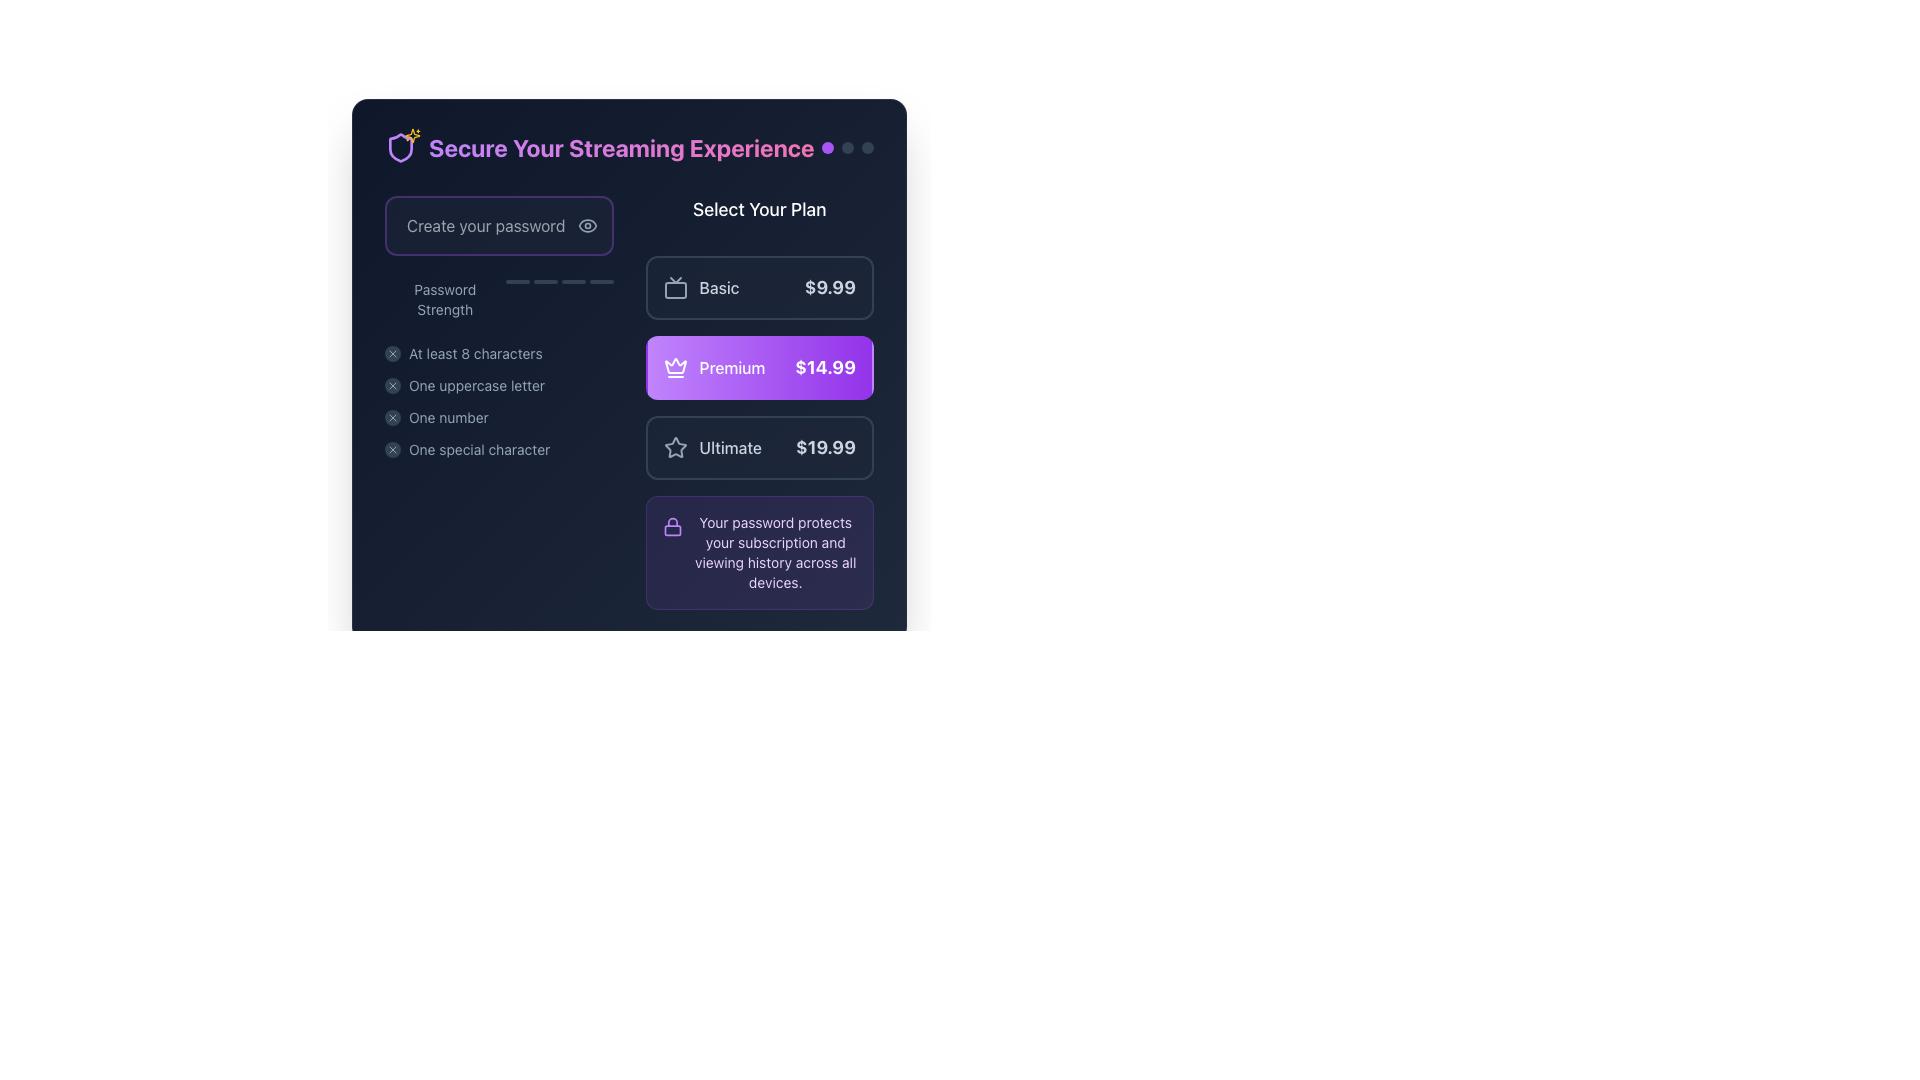 The height and width of the screenshot is (1080, 1920). Describe the element at coordinates (499, 300) in the screenshot. I see `the Password strength indicator, which displays 'Password Strength' and includes a series of horizontal bars as a progress indicator, positioned below the 'Create your password' input field` at that location.